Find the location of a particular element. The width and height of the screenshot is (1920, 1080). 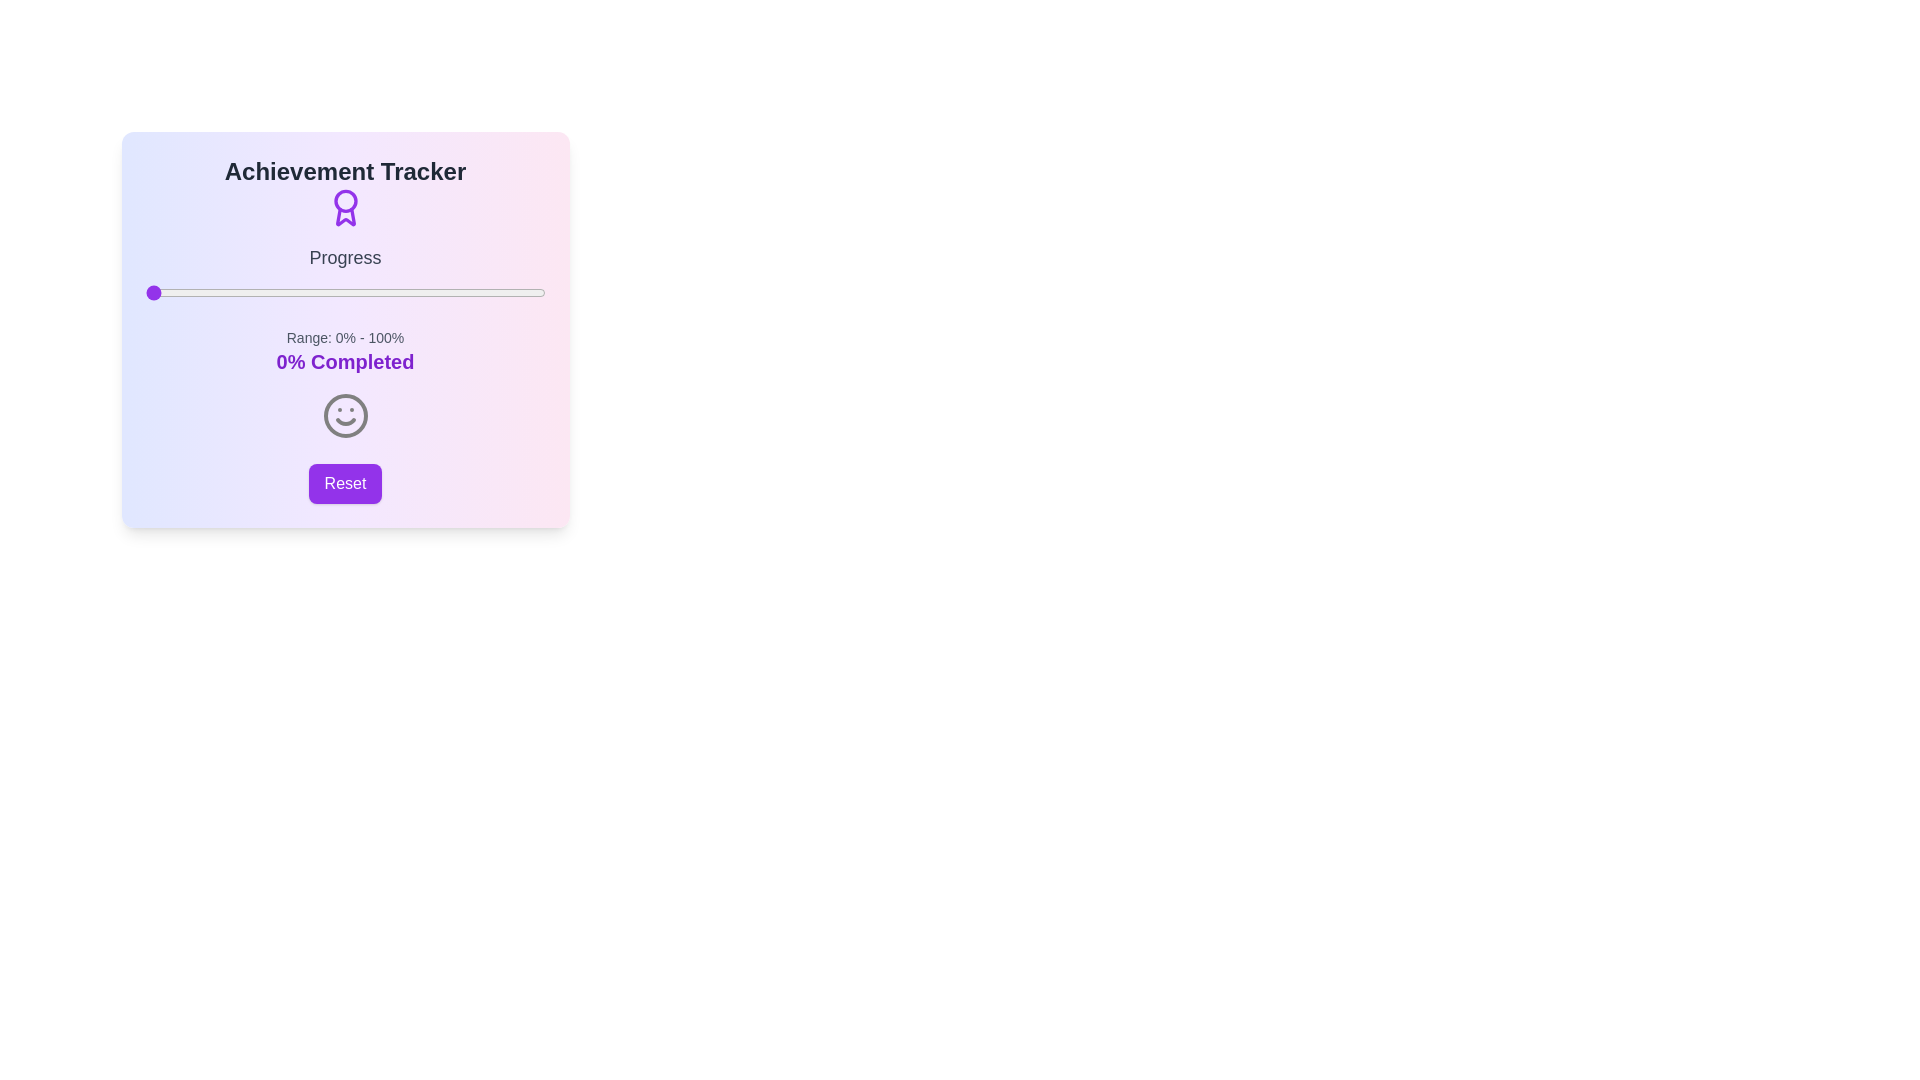

the progress slider to 29% is located at coordinates (260, 293).